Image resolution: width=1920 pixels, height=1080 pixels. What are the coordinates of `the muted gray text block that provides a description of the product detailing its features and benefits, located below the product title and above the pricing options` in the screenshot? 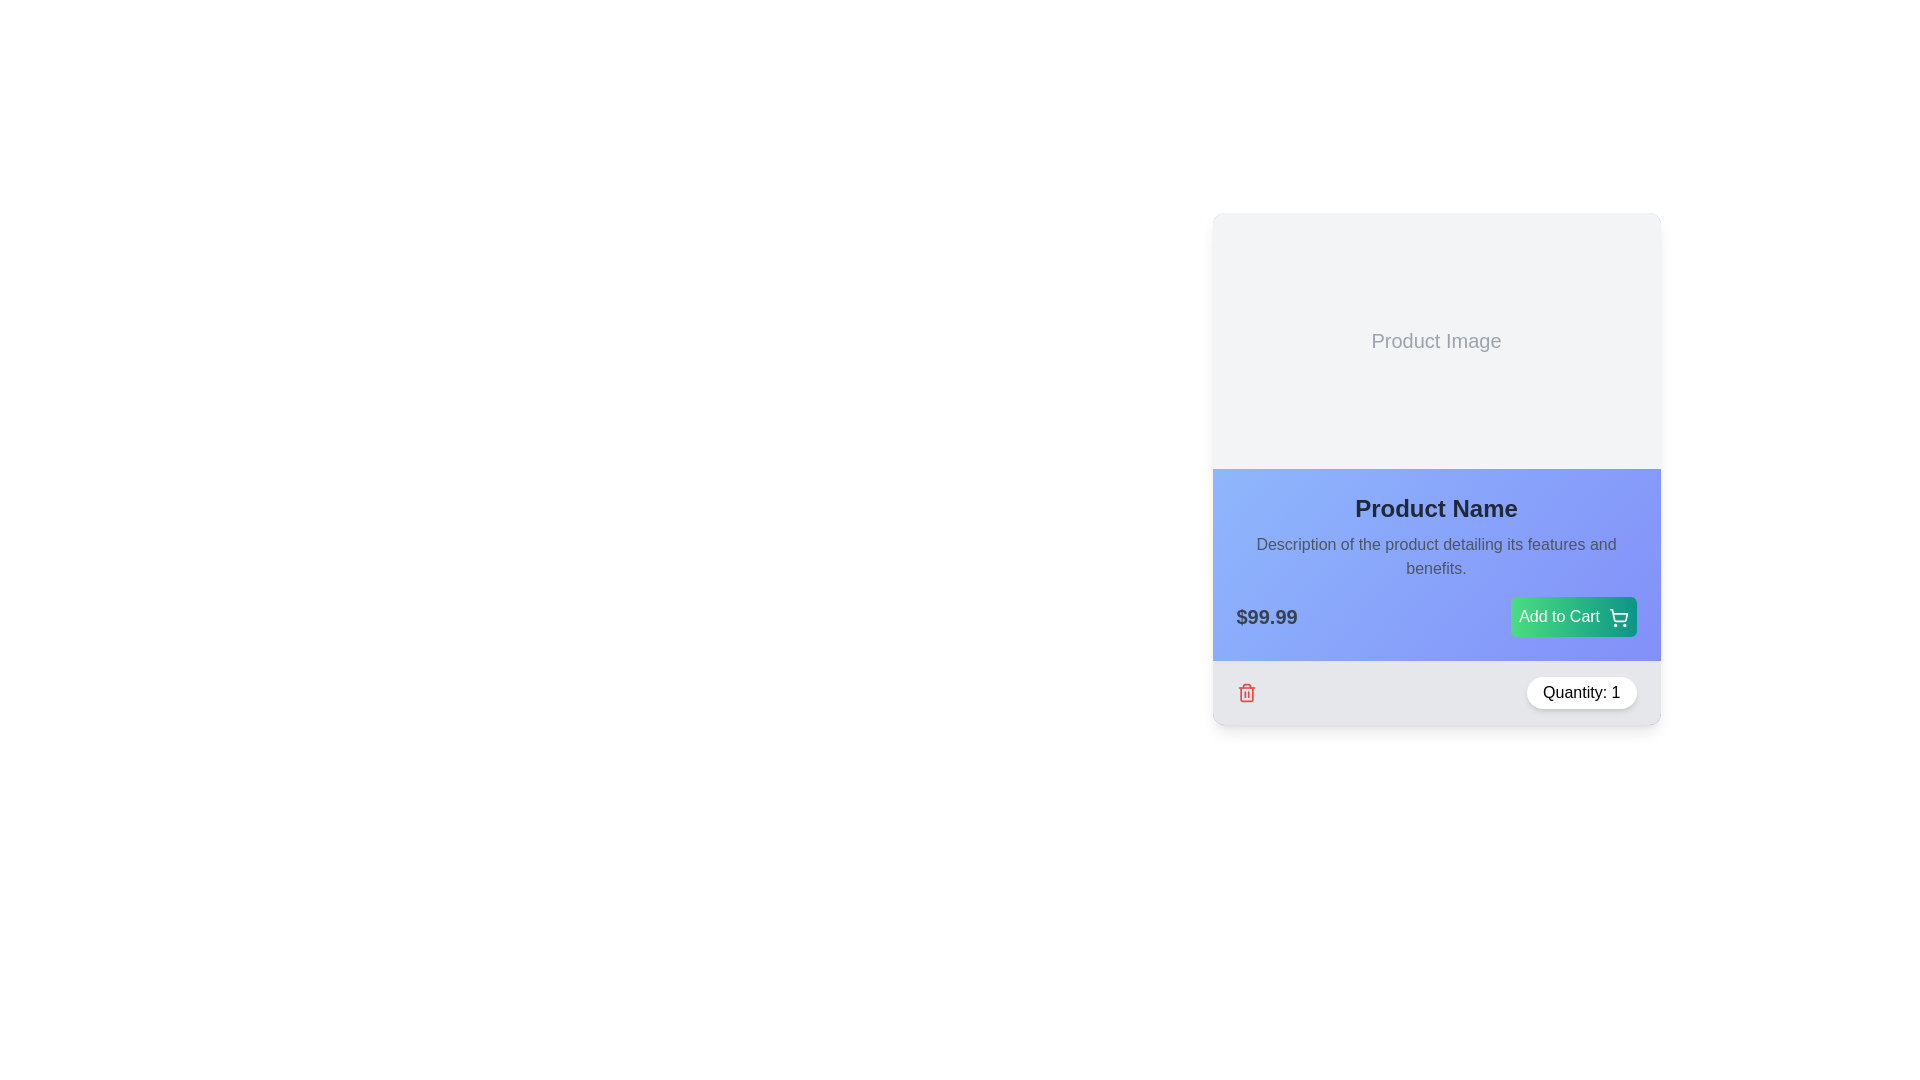 It's located at (1435, 556).